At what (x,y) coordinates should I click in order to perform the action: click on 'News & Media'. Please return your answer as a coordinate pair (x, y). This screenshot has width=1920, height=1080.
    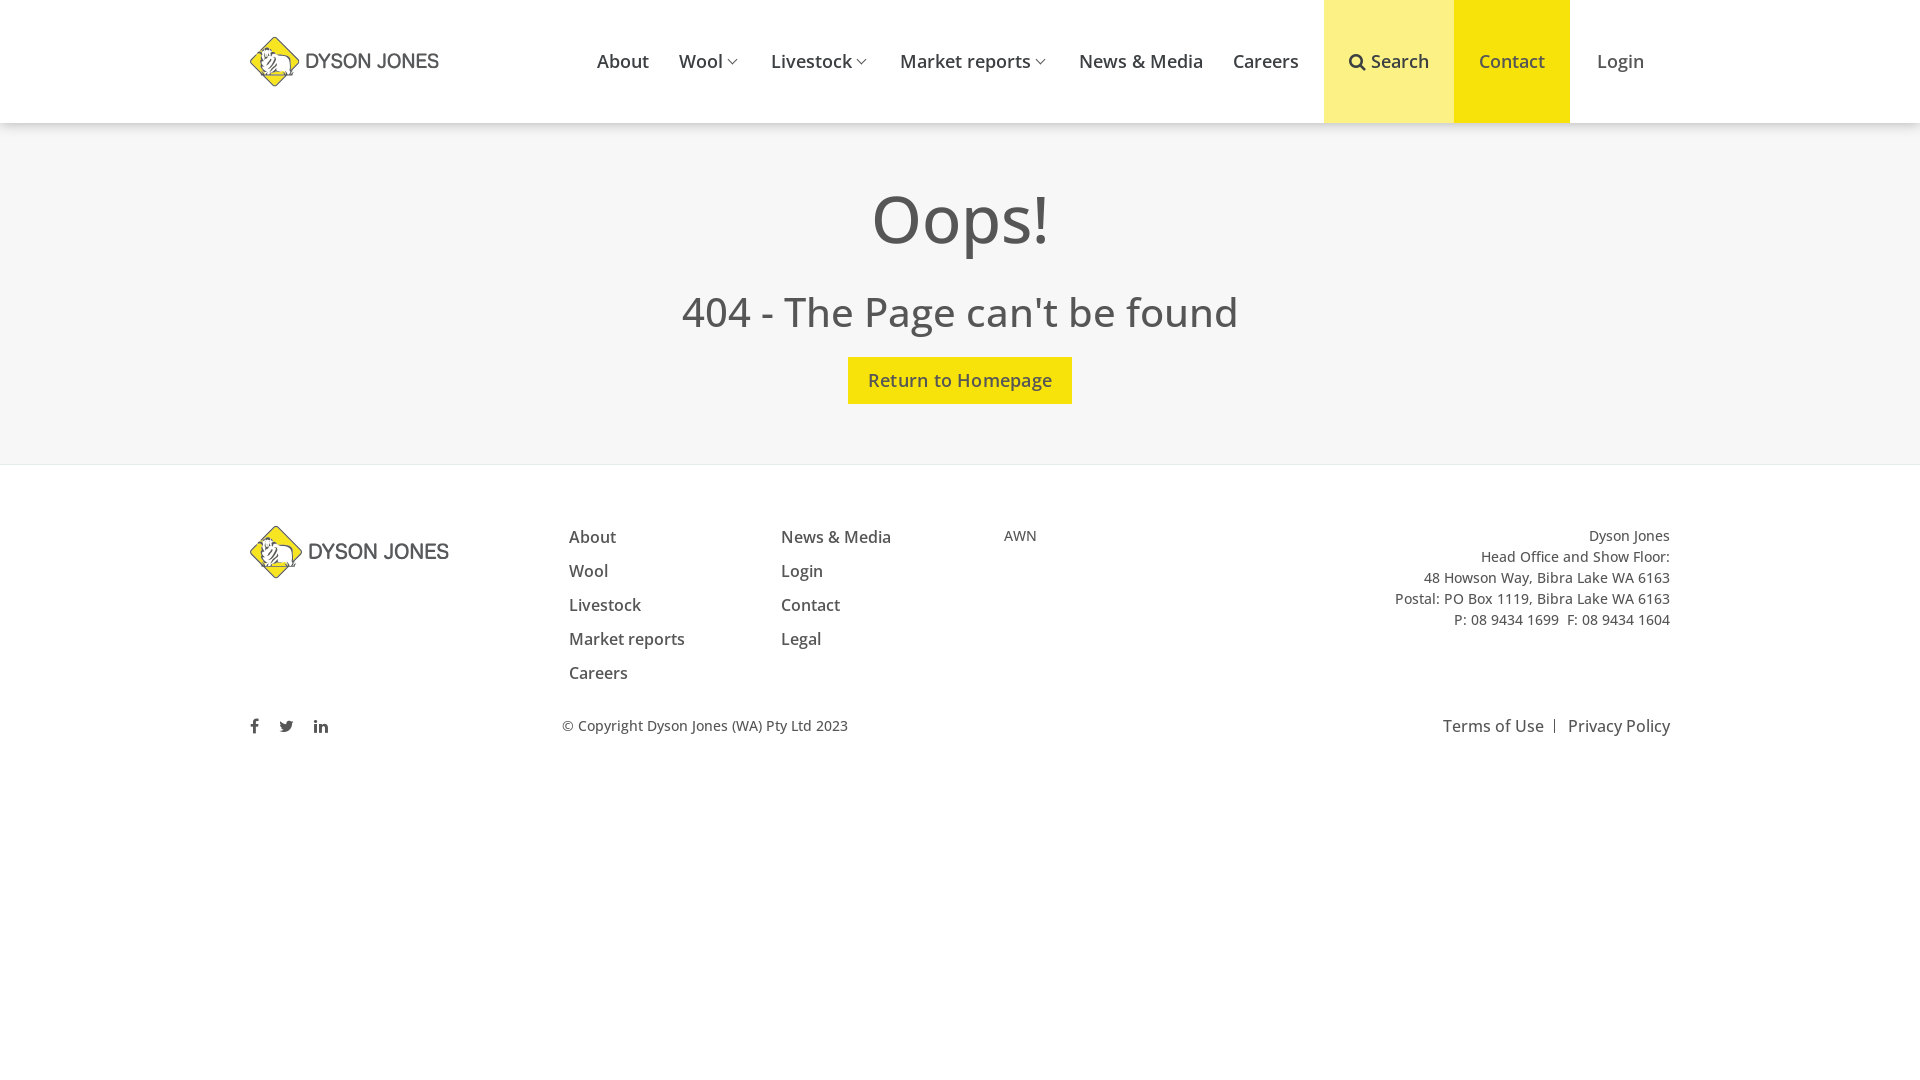
    Looking at the image, I should click on (835, 535).